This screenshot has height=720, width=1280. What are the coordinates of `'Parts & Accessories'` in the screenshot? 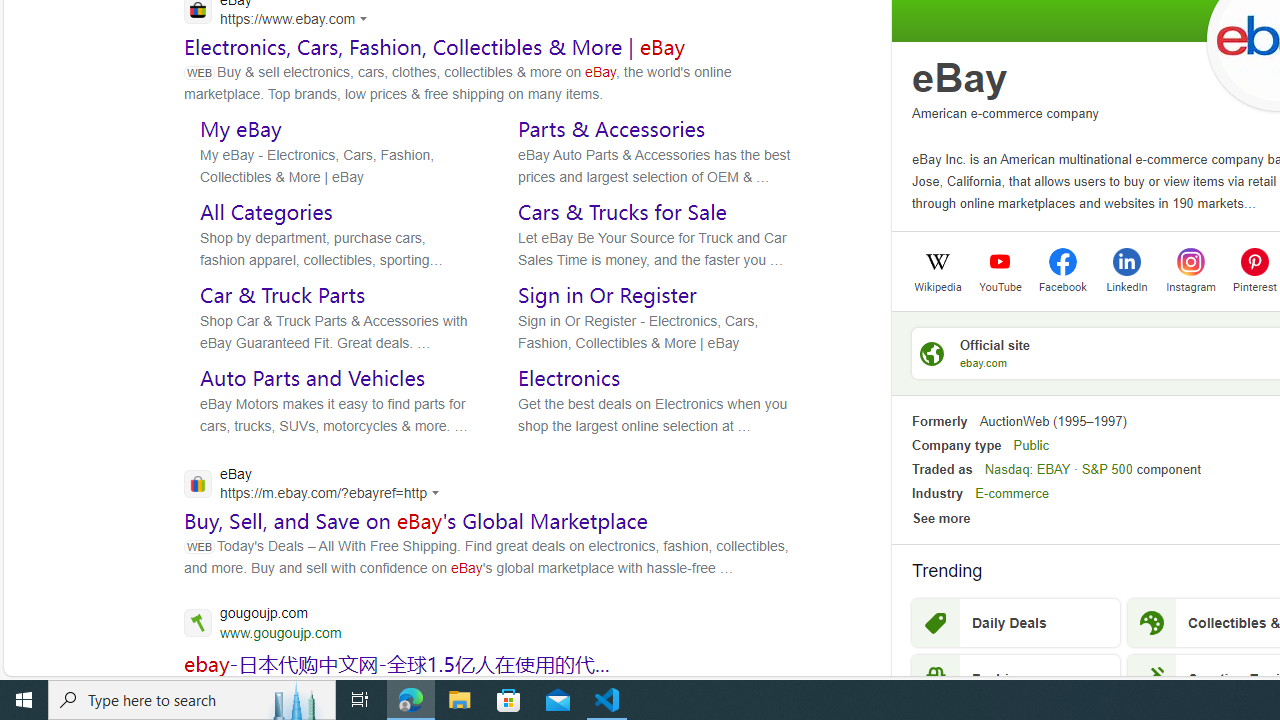 It's located at (611, 128).